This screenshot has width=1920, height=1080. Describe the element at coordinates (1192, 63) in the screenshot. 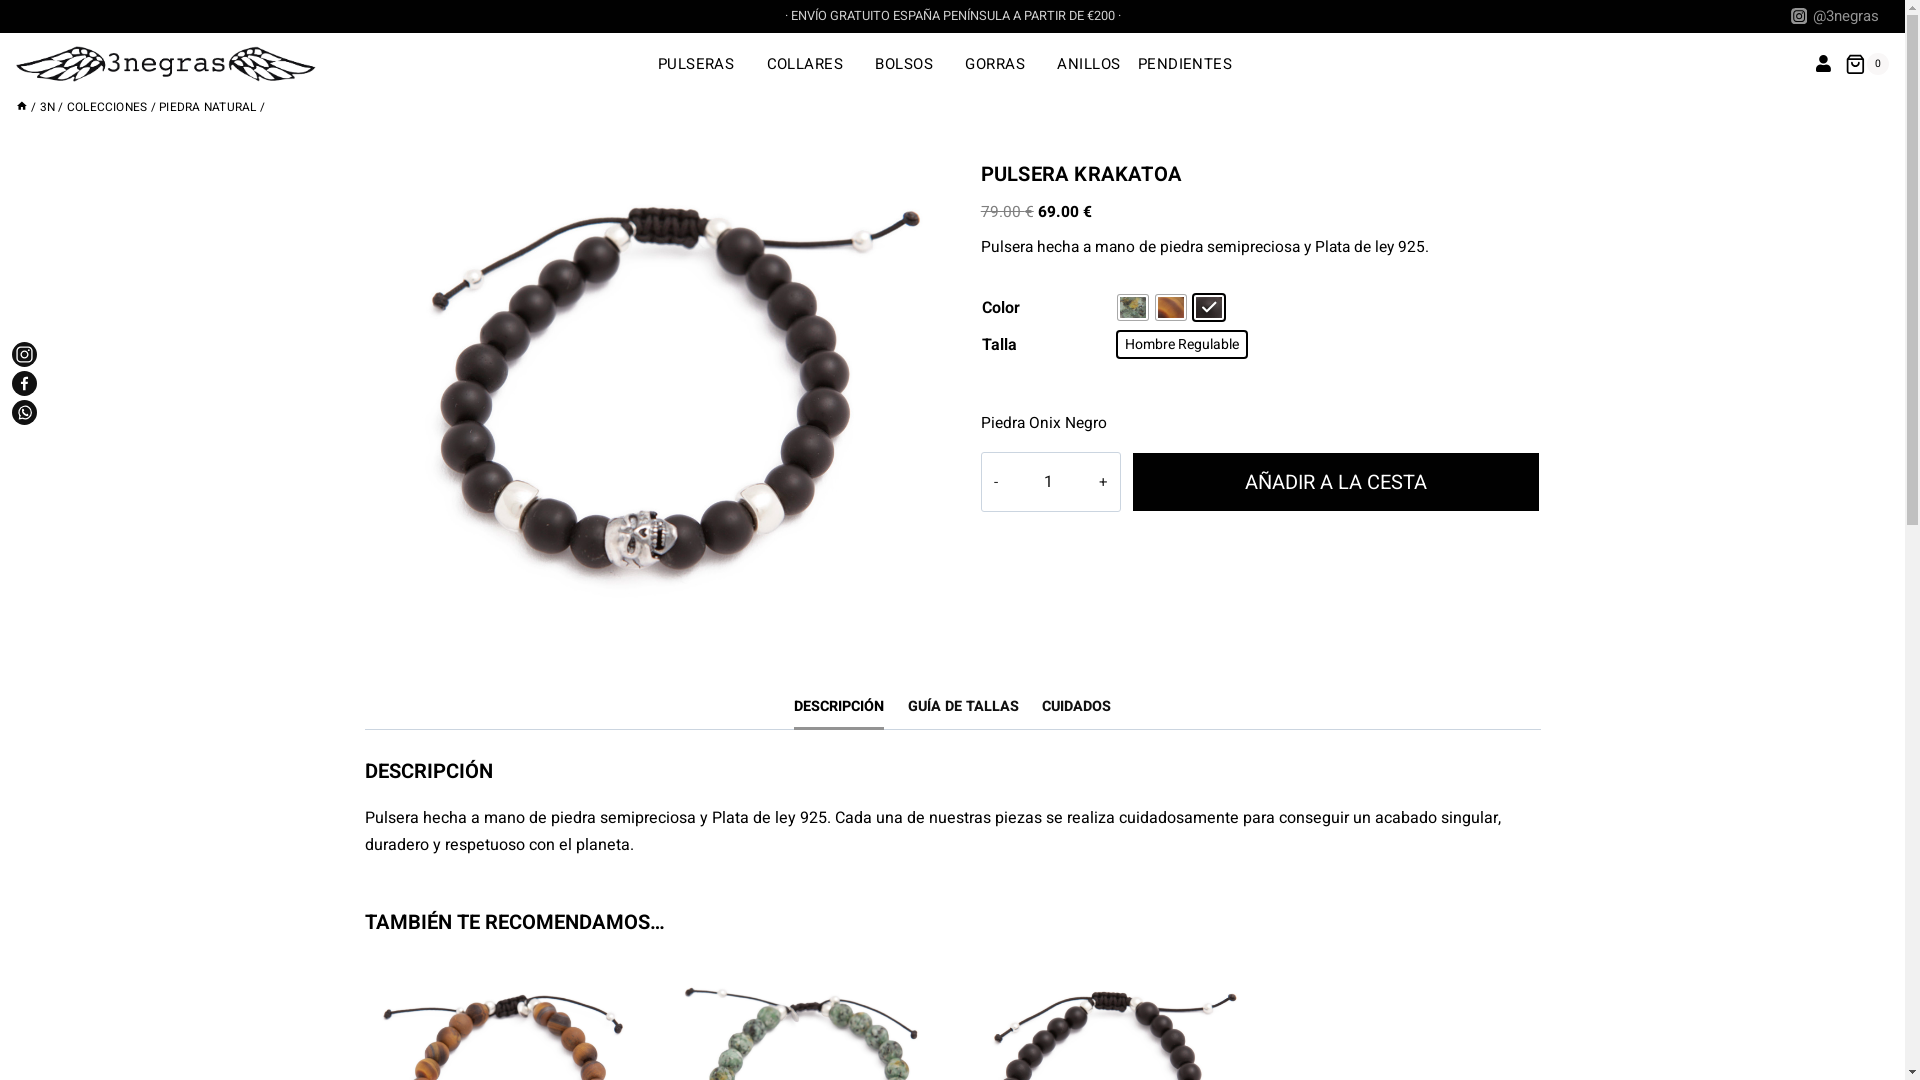

I see `'PENDIENTES'` at that location.